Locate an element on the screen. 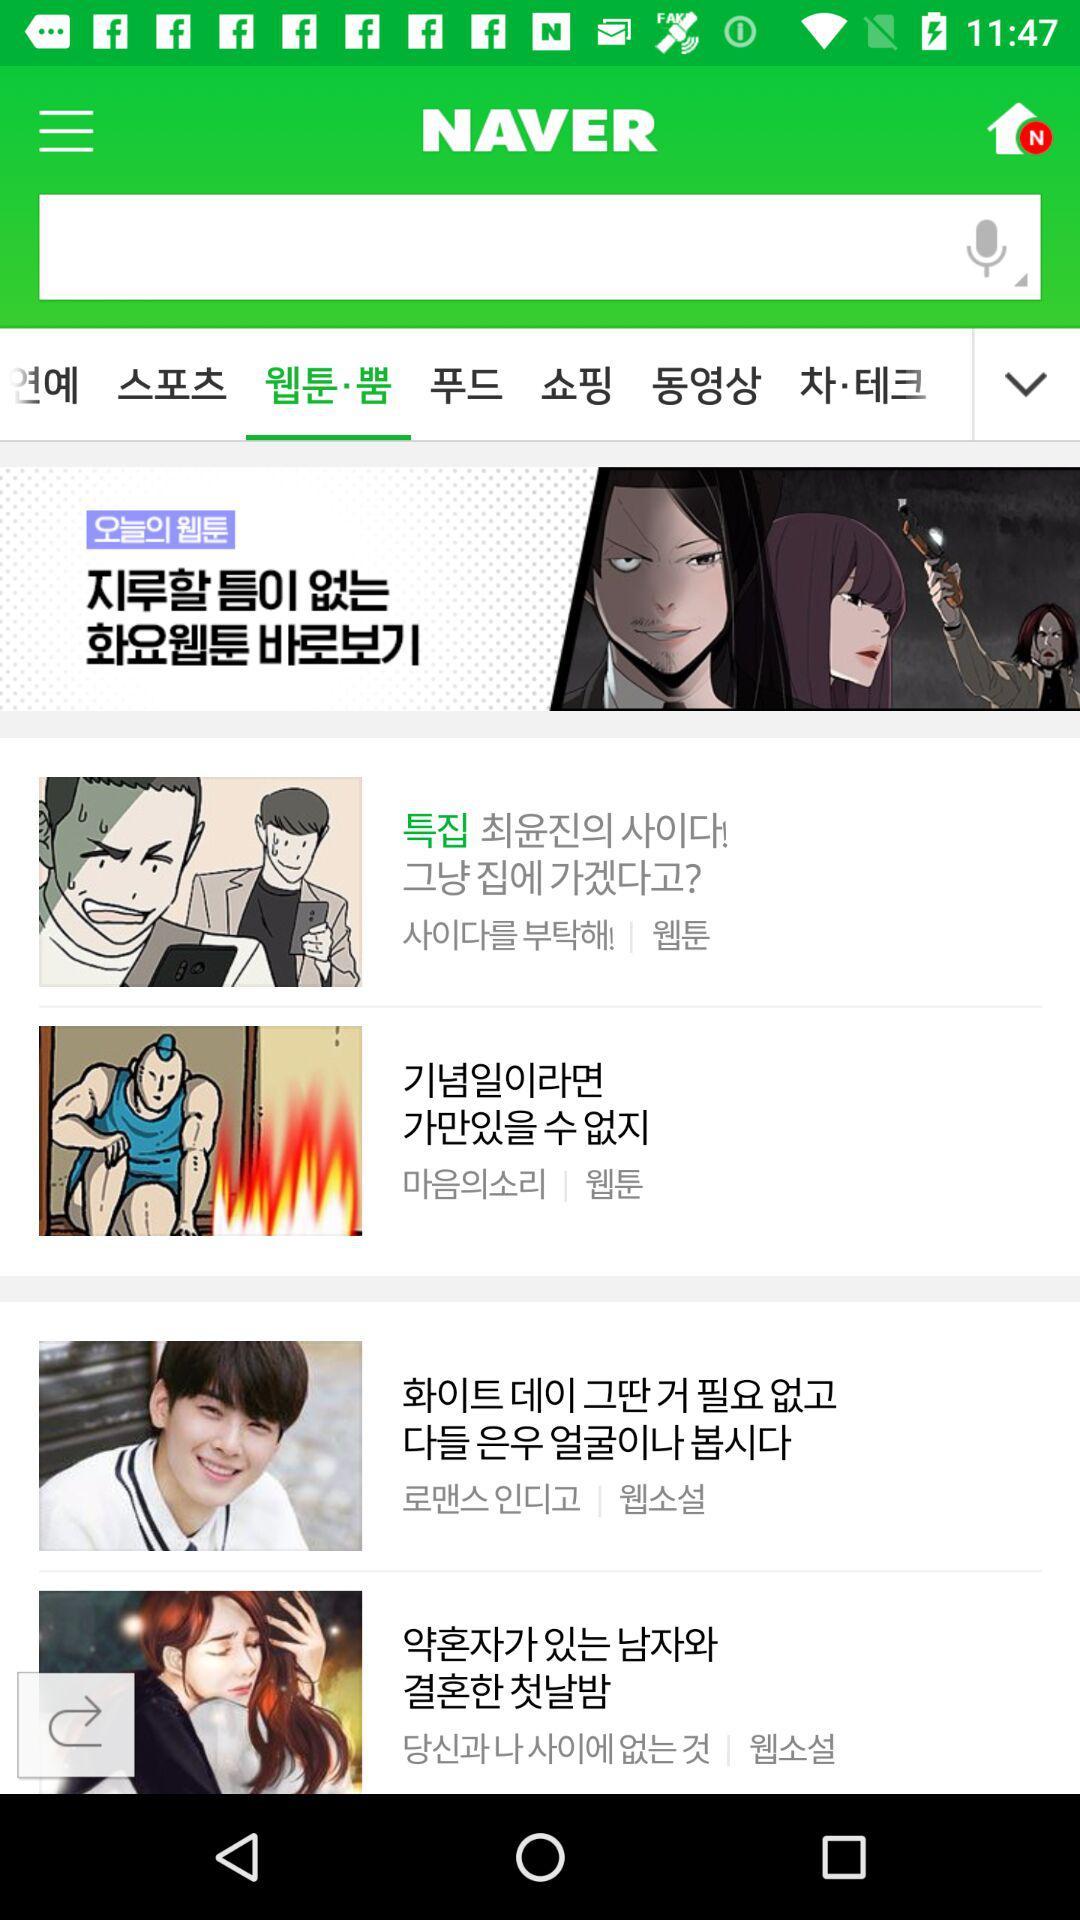 The width and height of the screenshot is (1080, 1920). the sliders icon is located at coordinates (540, 128).